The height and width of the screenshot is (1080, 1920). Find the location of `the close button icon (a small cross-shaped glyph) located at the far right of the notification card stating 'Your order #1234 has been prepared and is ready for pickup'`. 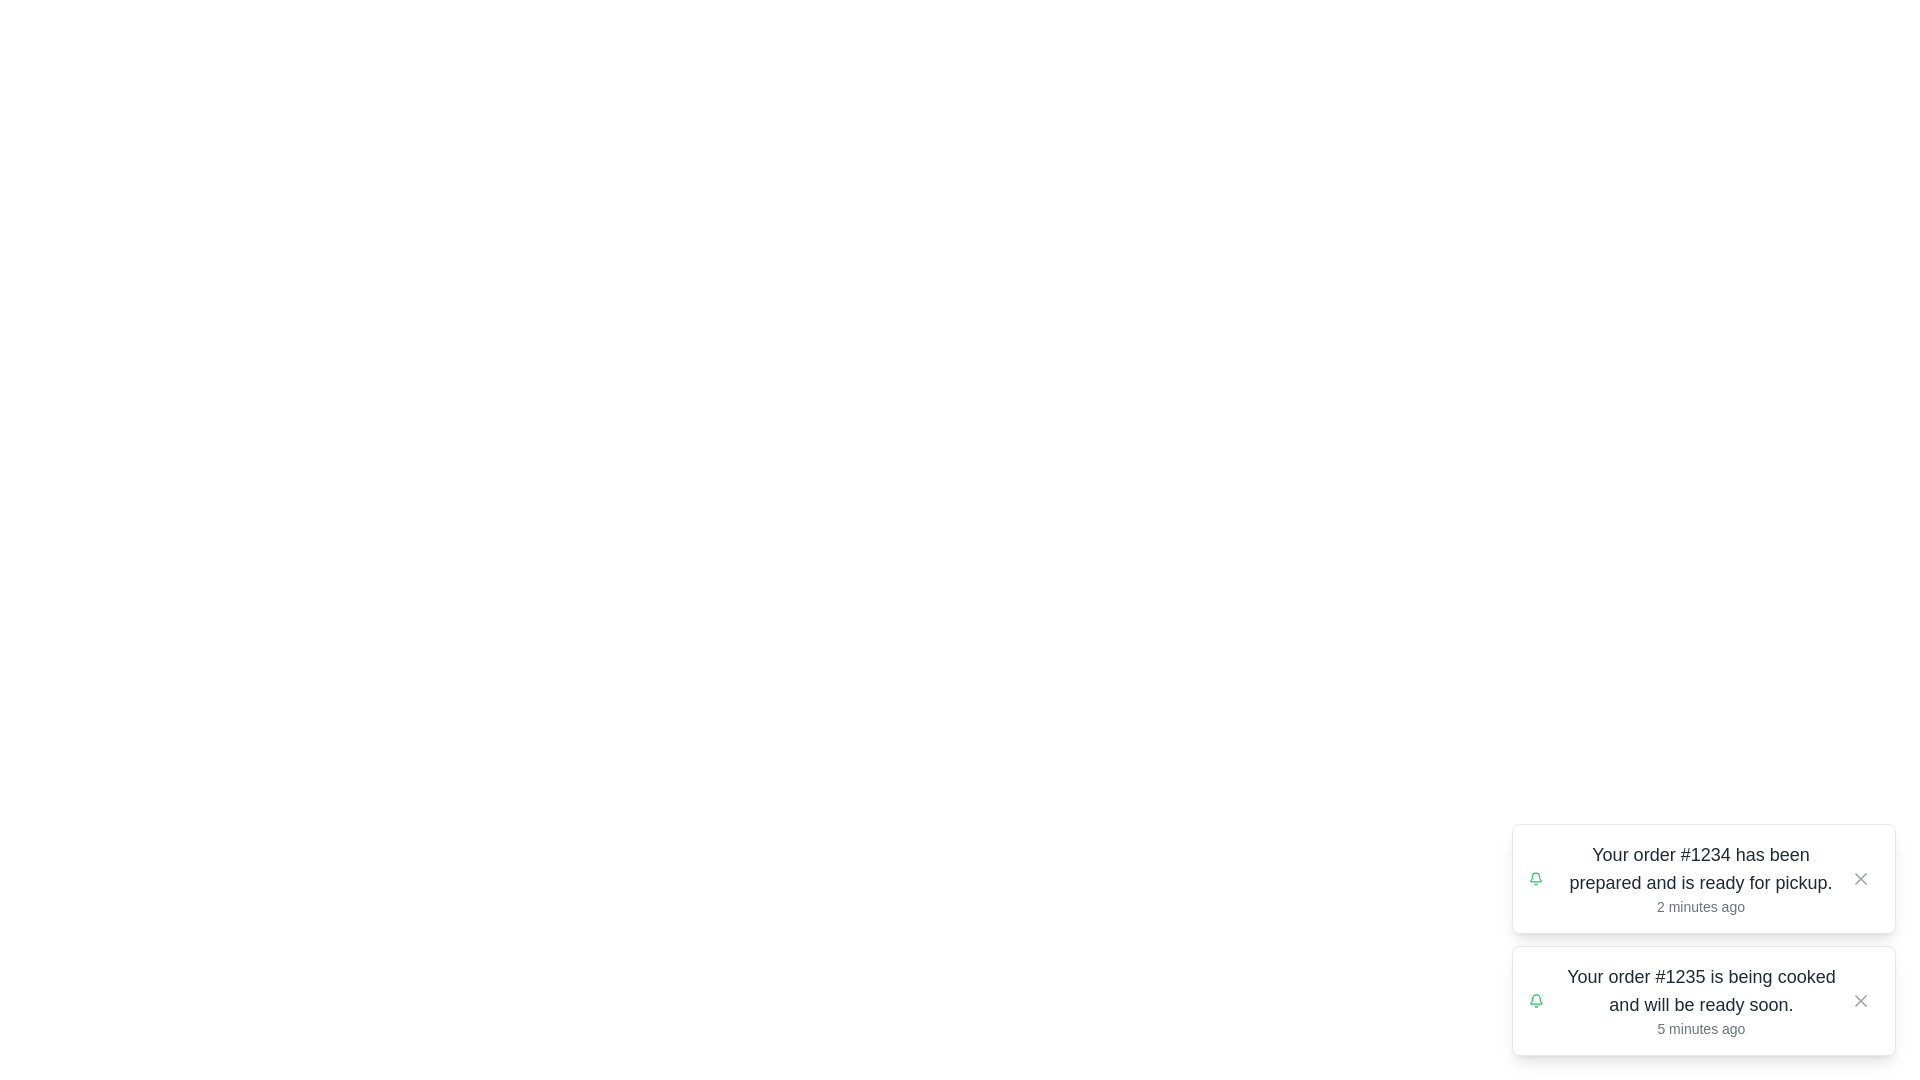

the close button icon (a small cross-shaped glyph) located at the far right of the notification card stating 'Your order #1234 has been prepared and is ready for pickup' is located at coordinates (1860, 878).